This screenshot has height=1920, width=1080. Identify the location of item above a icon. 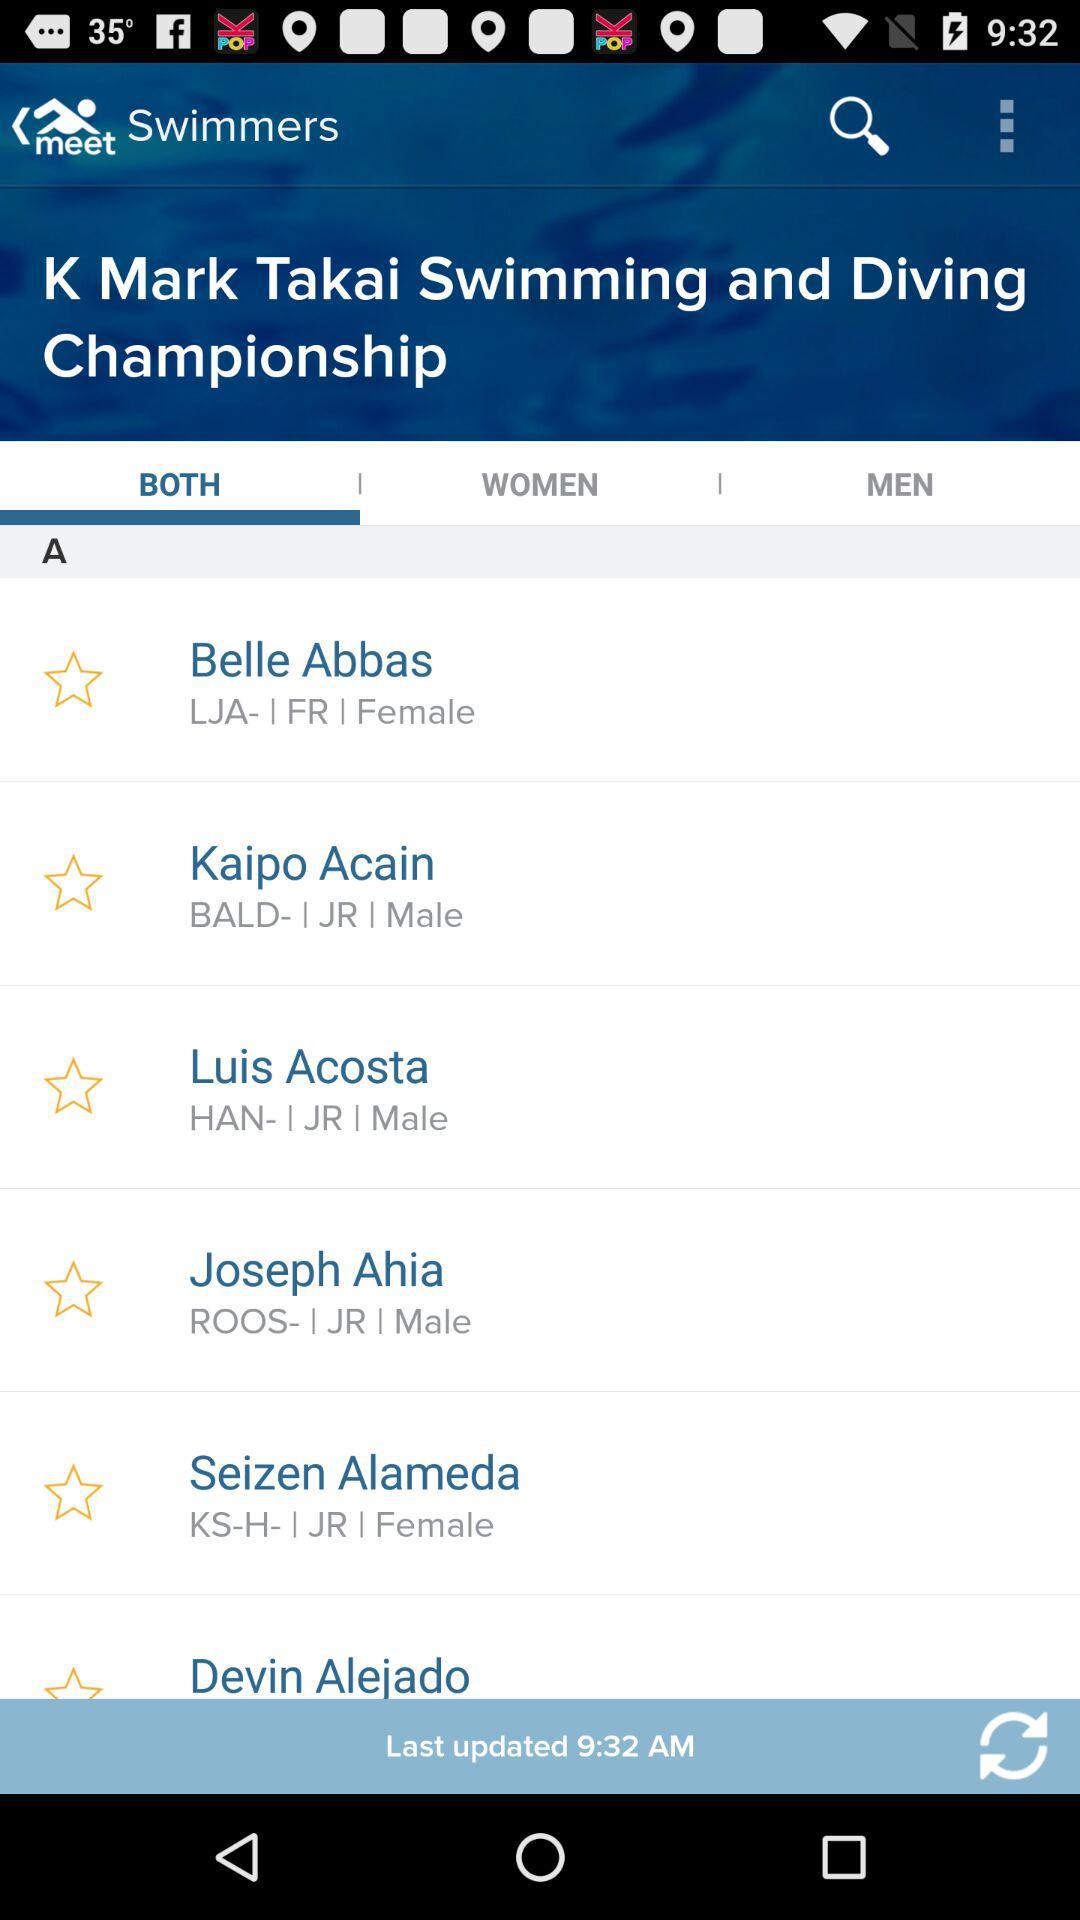
(898, 483).